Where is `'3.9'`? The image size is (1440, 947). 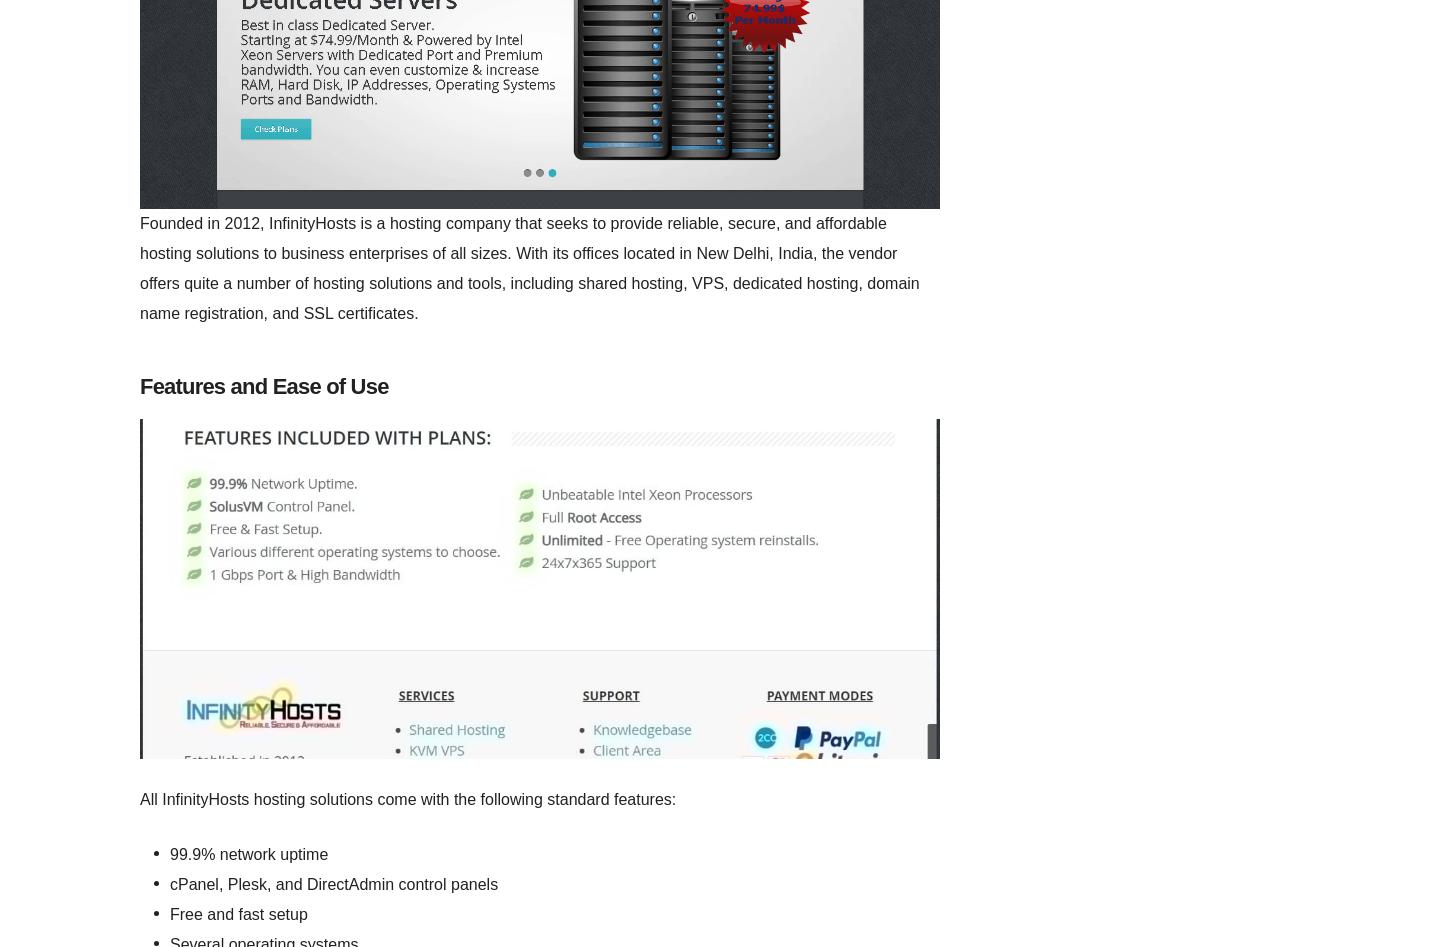 '3.9' is located at coordinates (224, 496).